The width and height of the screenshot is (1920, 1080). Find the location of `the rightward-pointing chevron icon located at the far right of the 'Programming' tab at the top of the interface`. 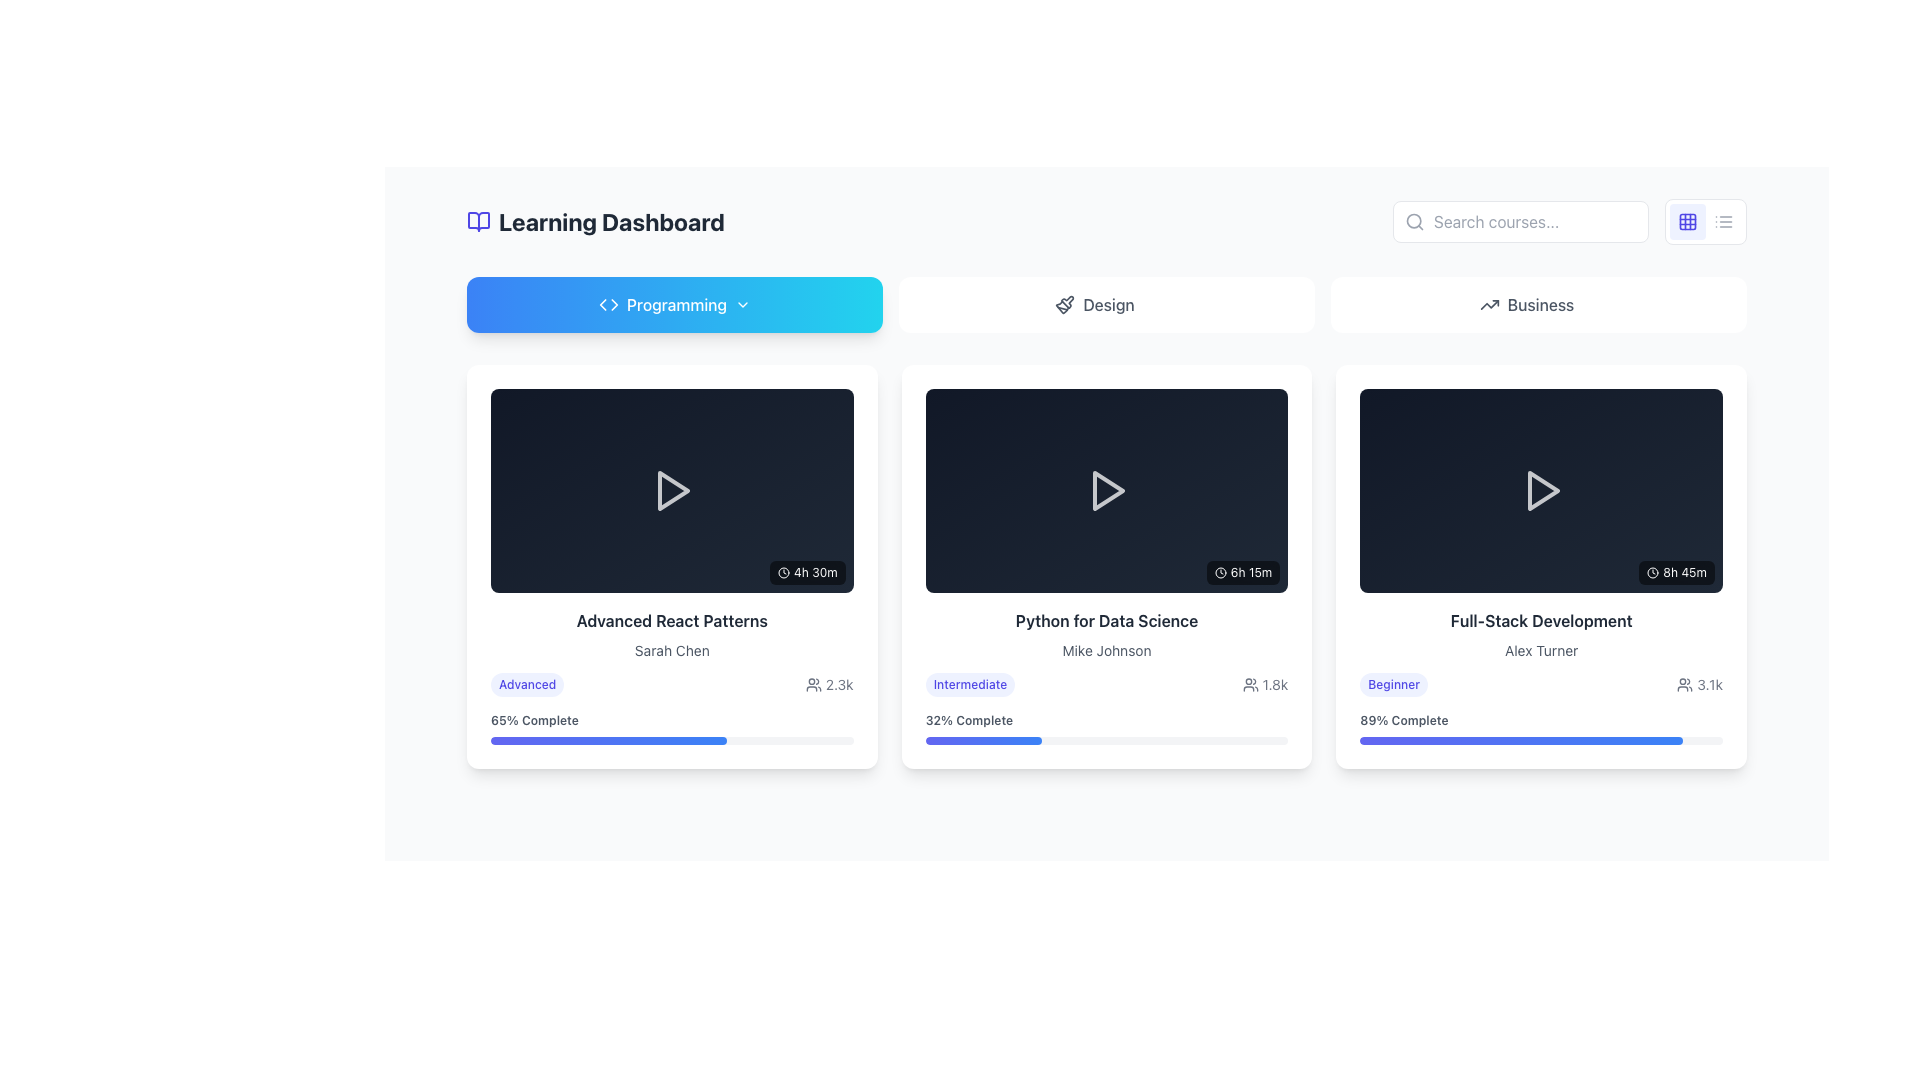

the rightward-pointing chevron icon located at the far right of the 'Programming' tab at the top of the interface is located at coordinates (742, 304).